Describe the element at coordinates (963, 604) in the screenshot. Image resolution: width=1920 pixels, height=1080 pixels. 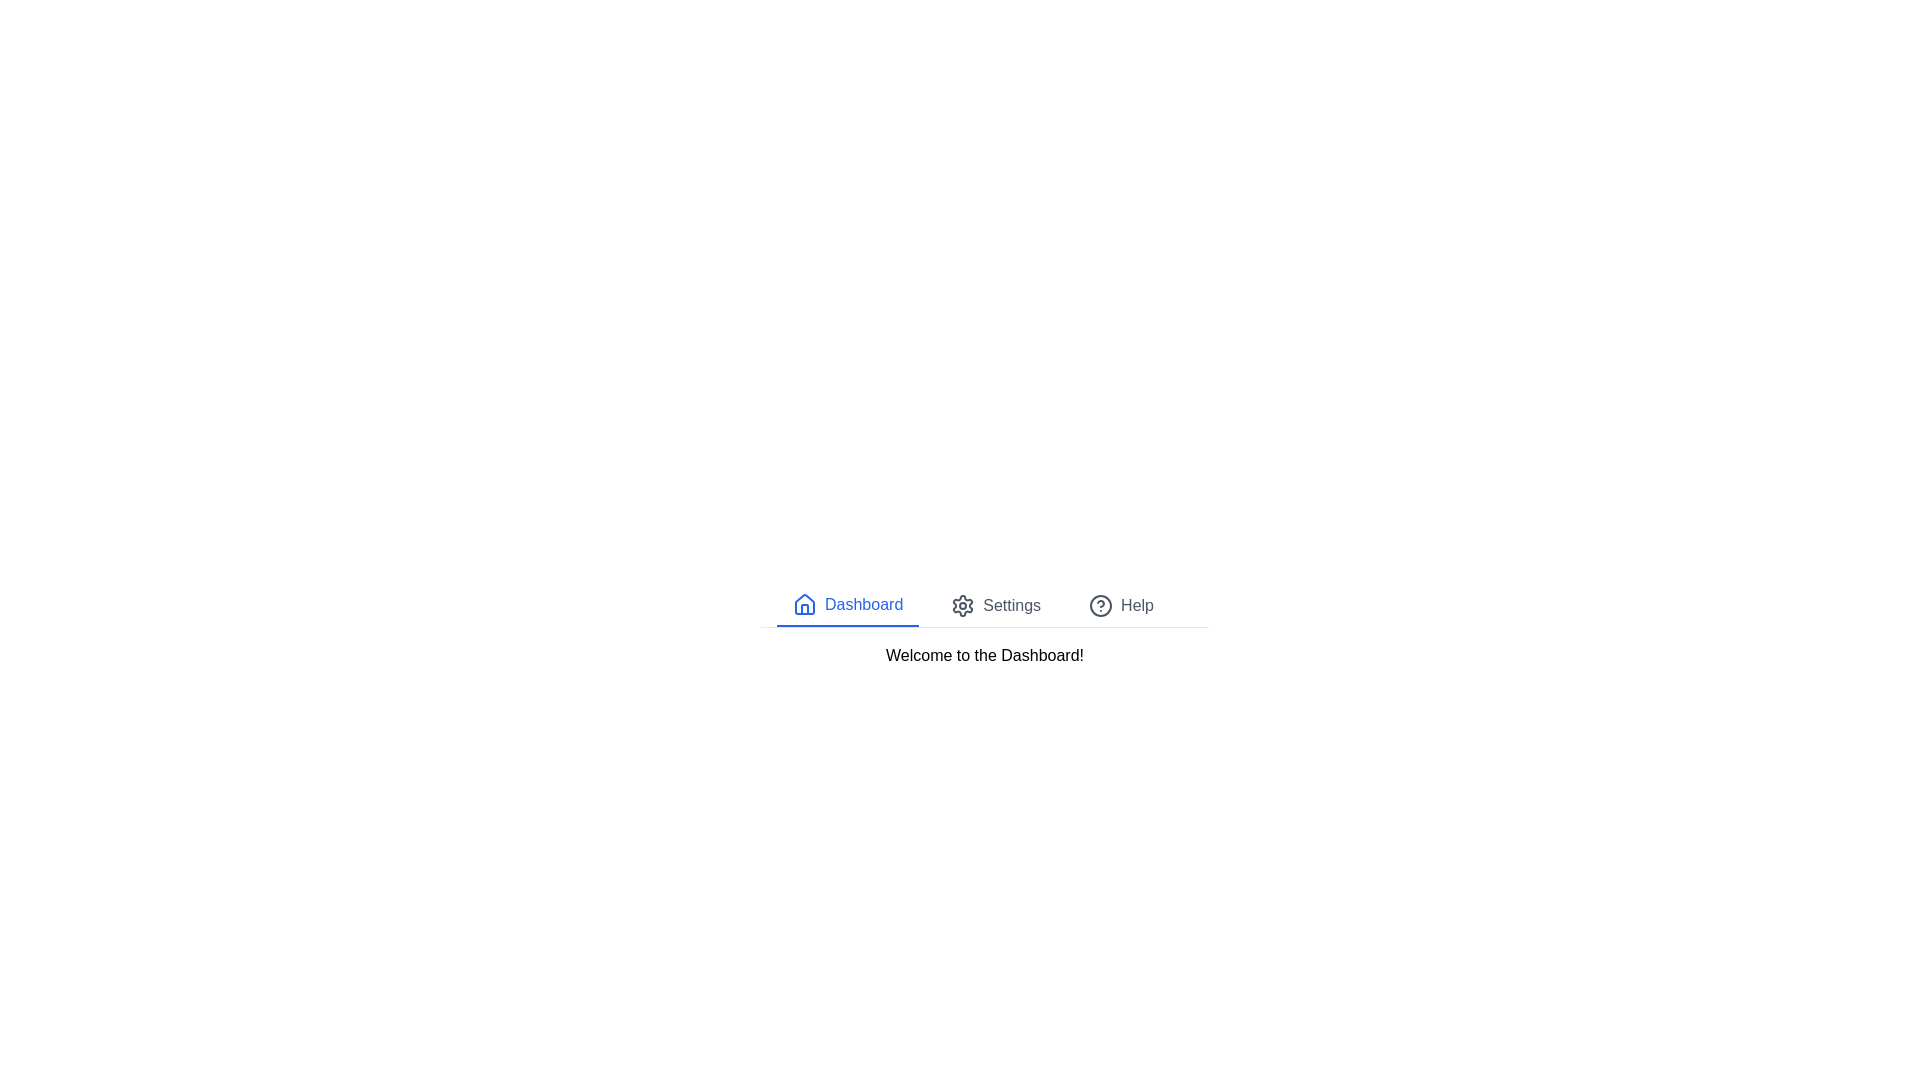
I see `the tab corresponding to Settings by clicking its icon` at that location.